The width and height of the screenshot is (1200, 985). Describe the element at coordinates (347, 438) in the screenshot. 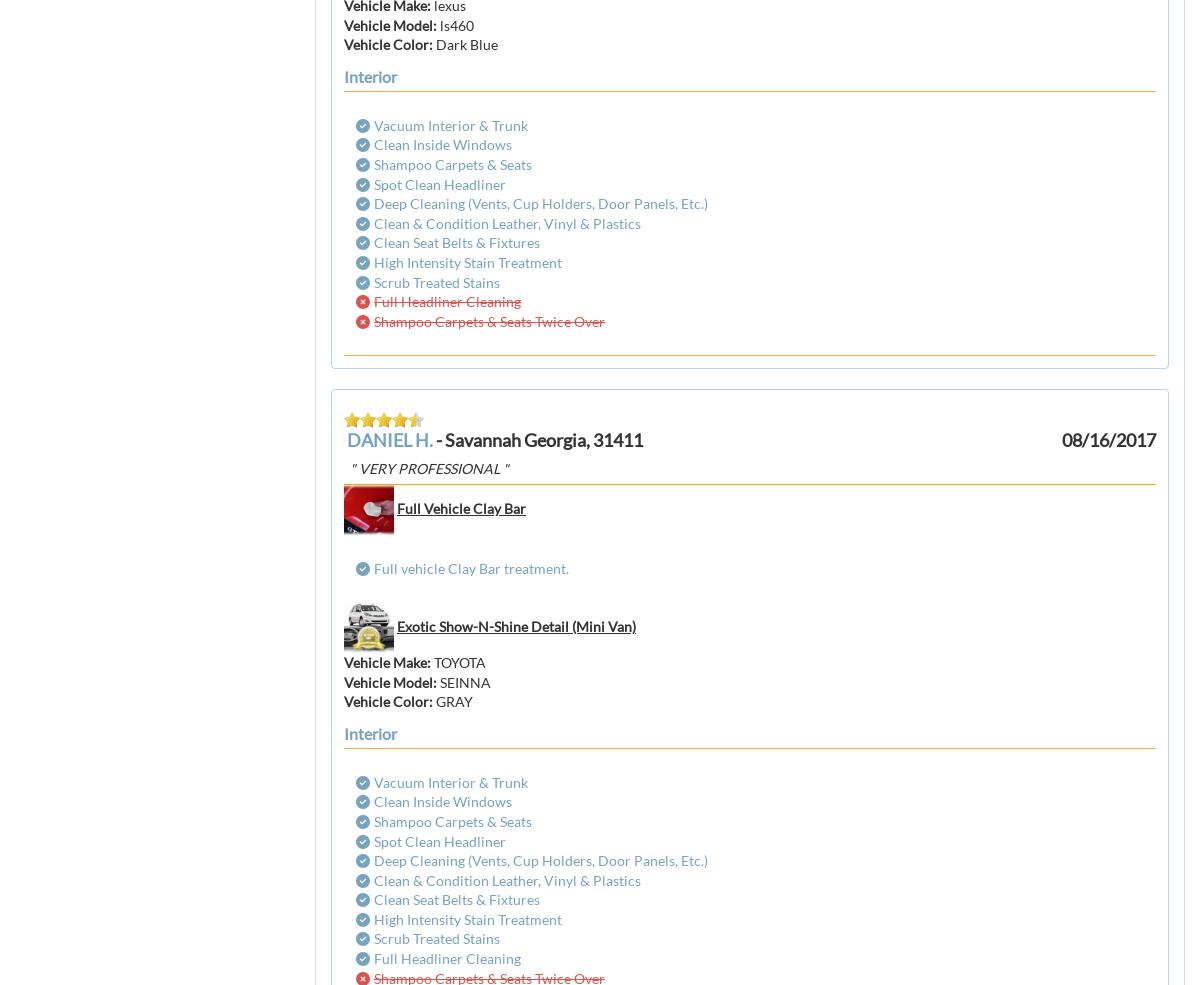

I see `'DANIEL H.'` at that location.